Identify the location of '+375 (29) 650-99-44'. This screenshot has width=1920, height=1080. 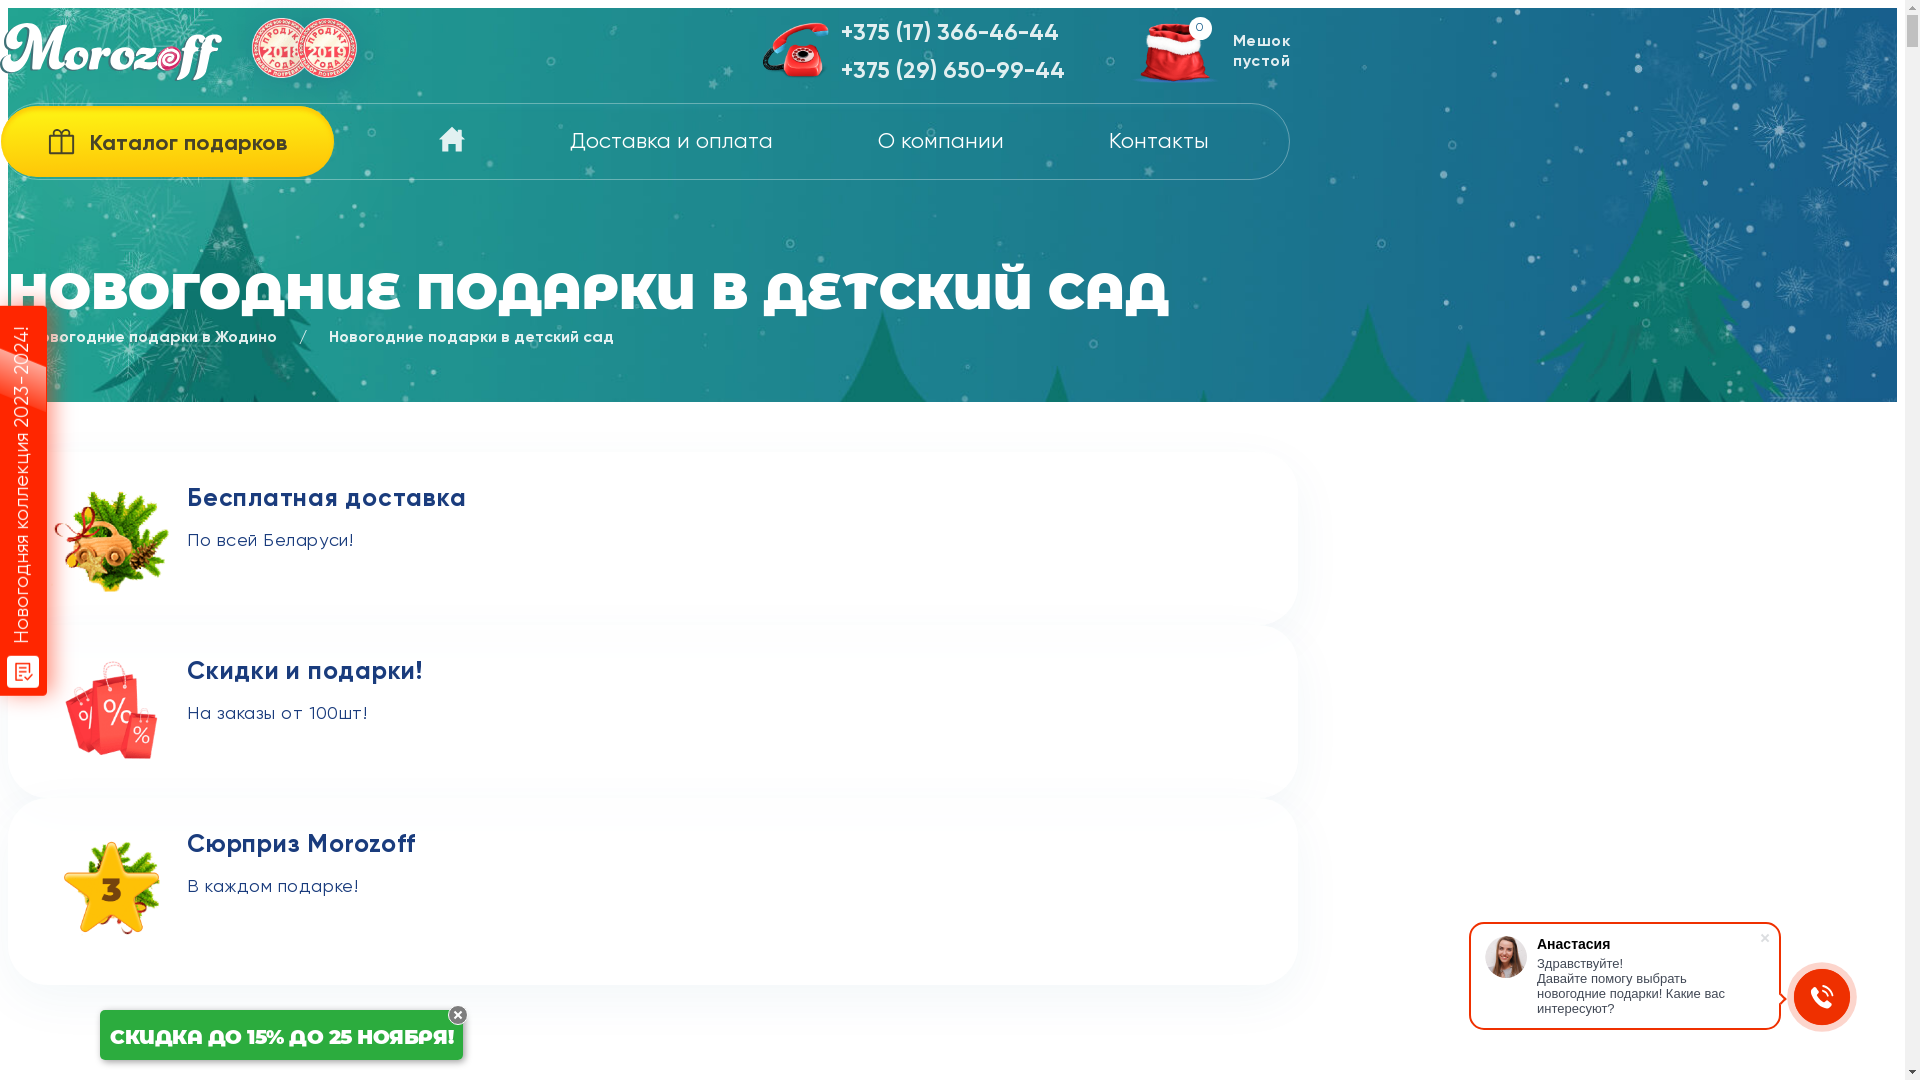
(840, 70).